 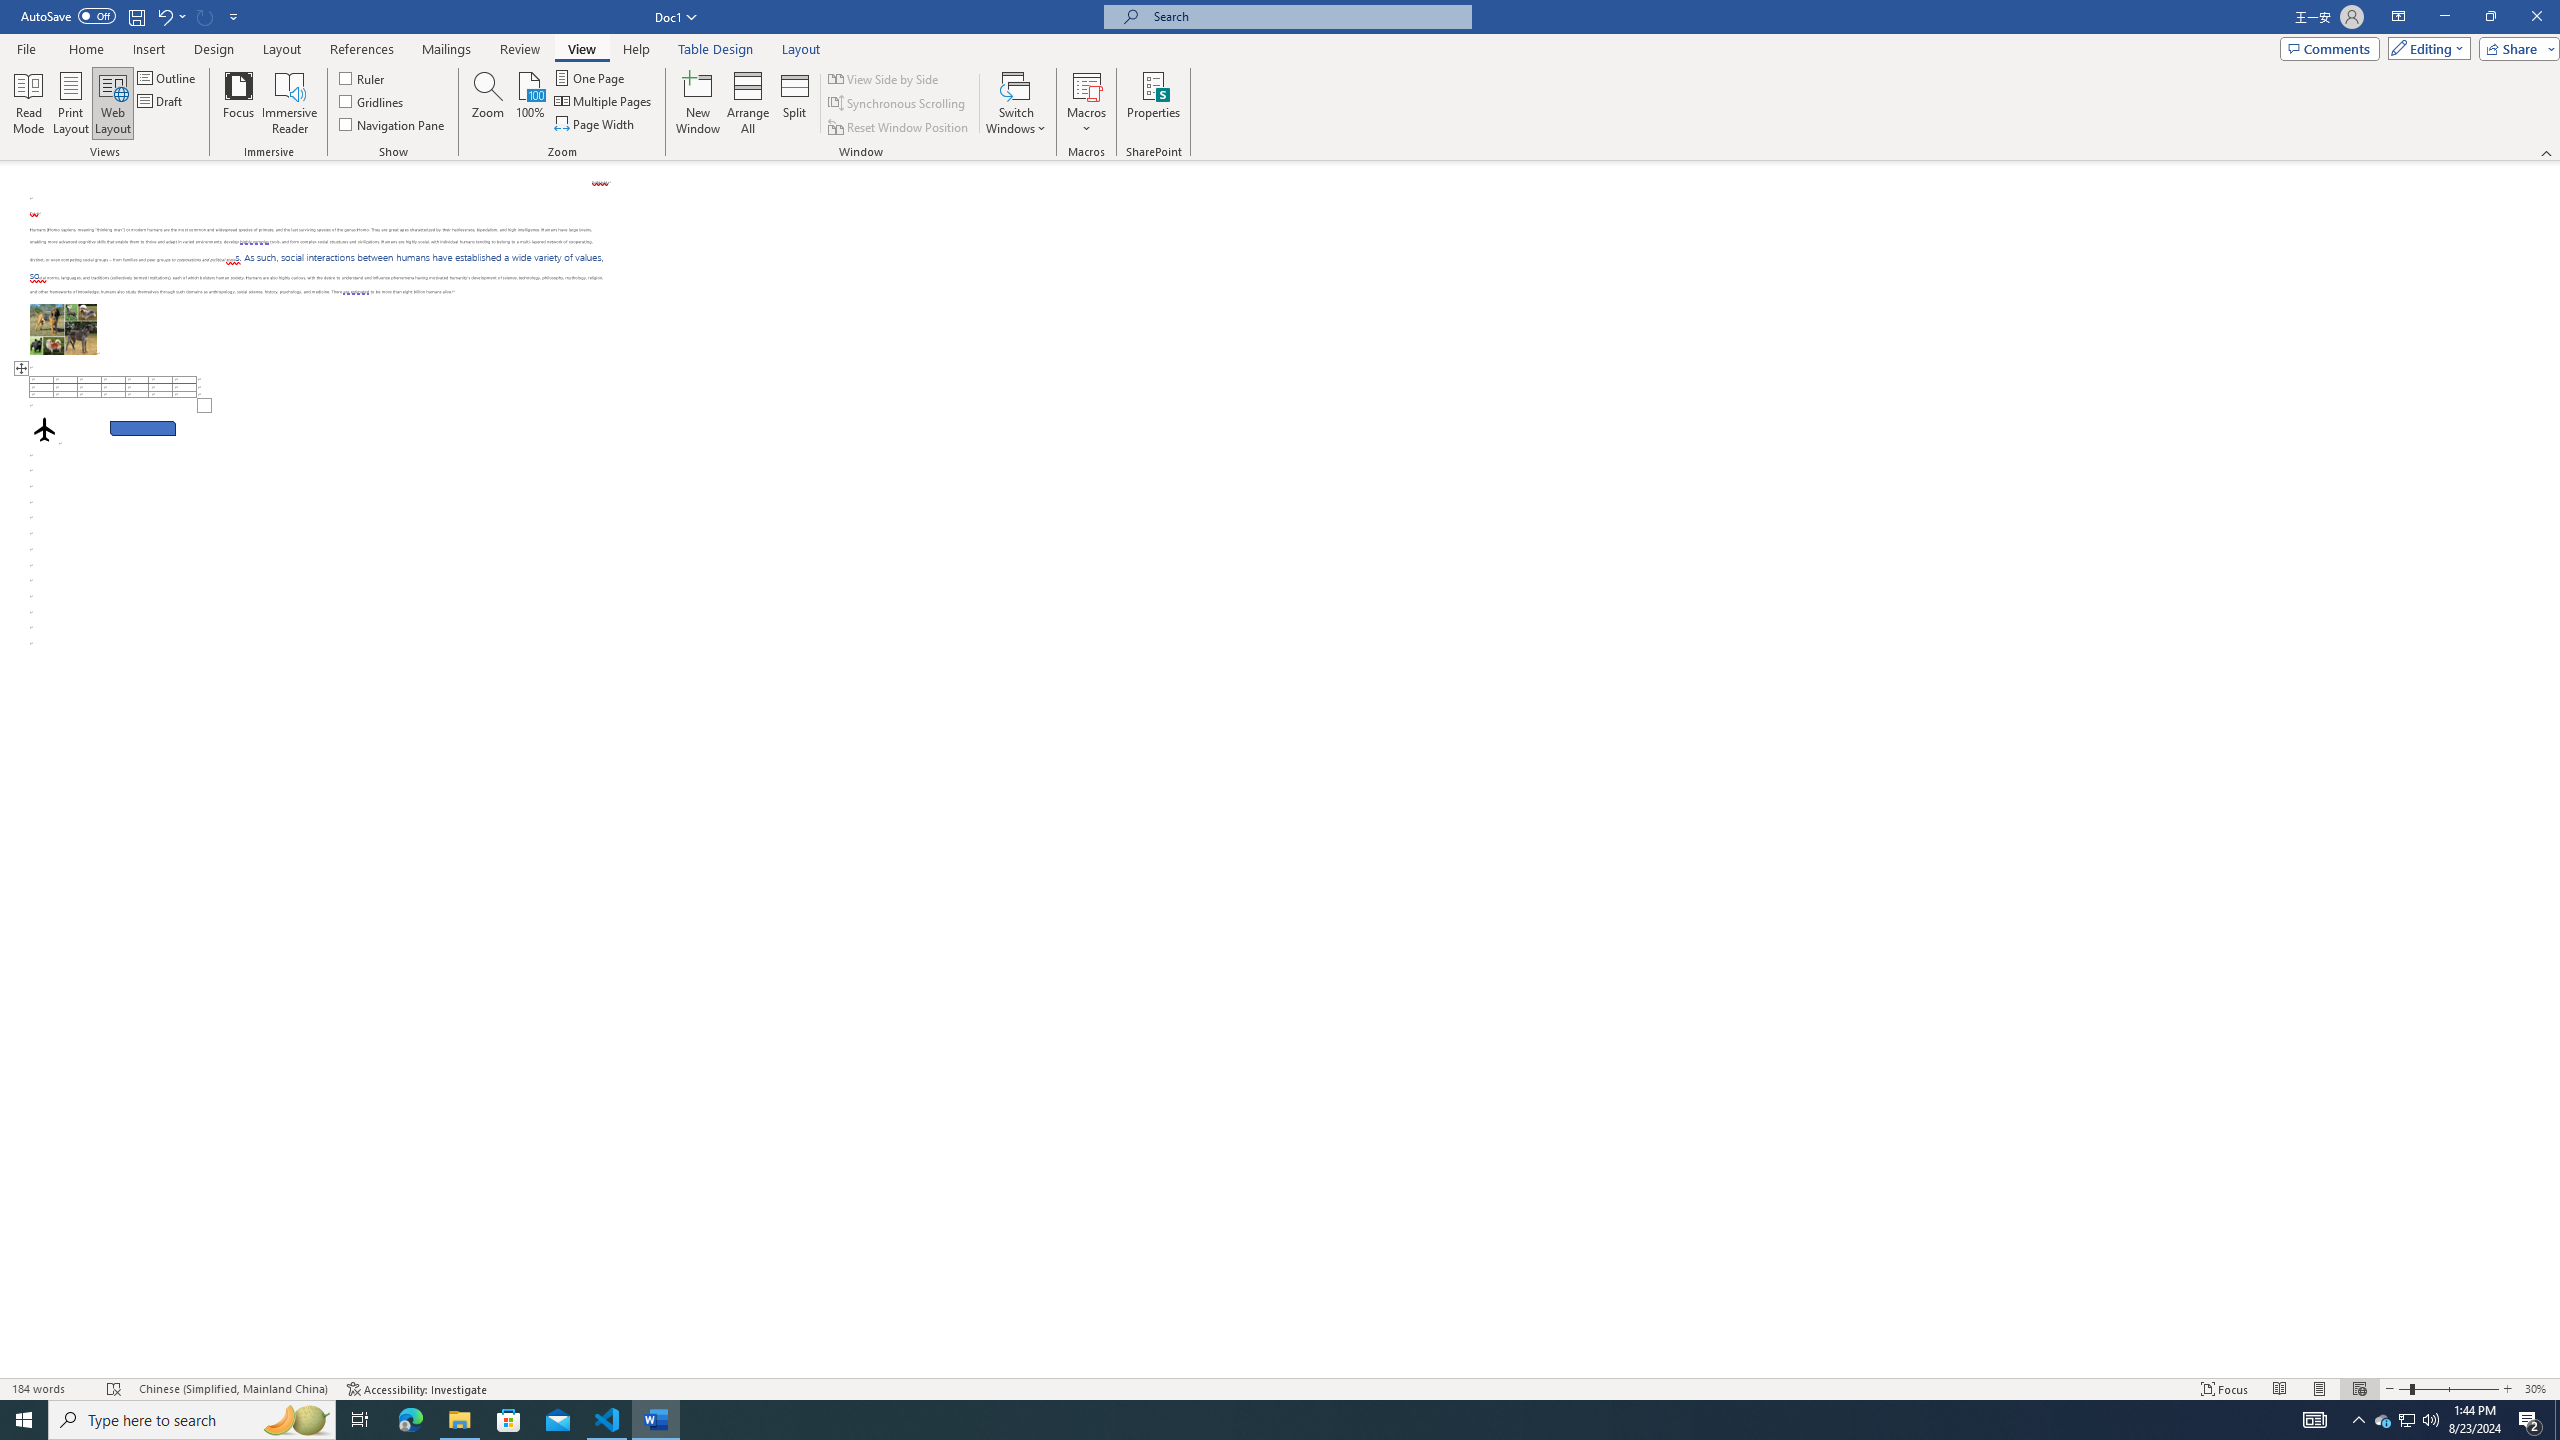 What do you see at coordinates (595, 122) in the screenshot?
I see `'Page Width'` at bounding box center [595, 122].